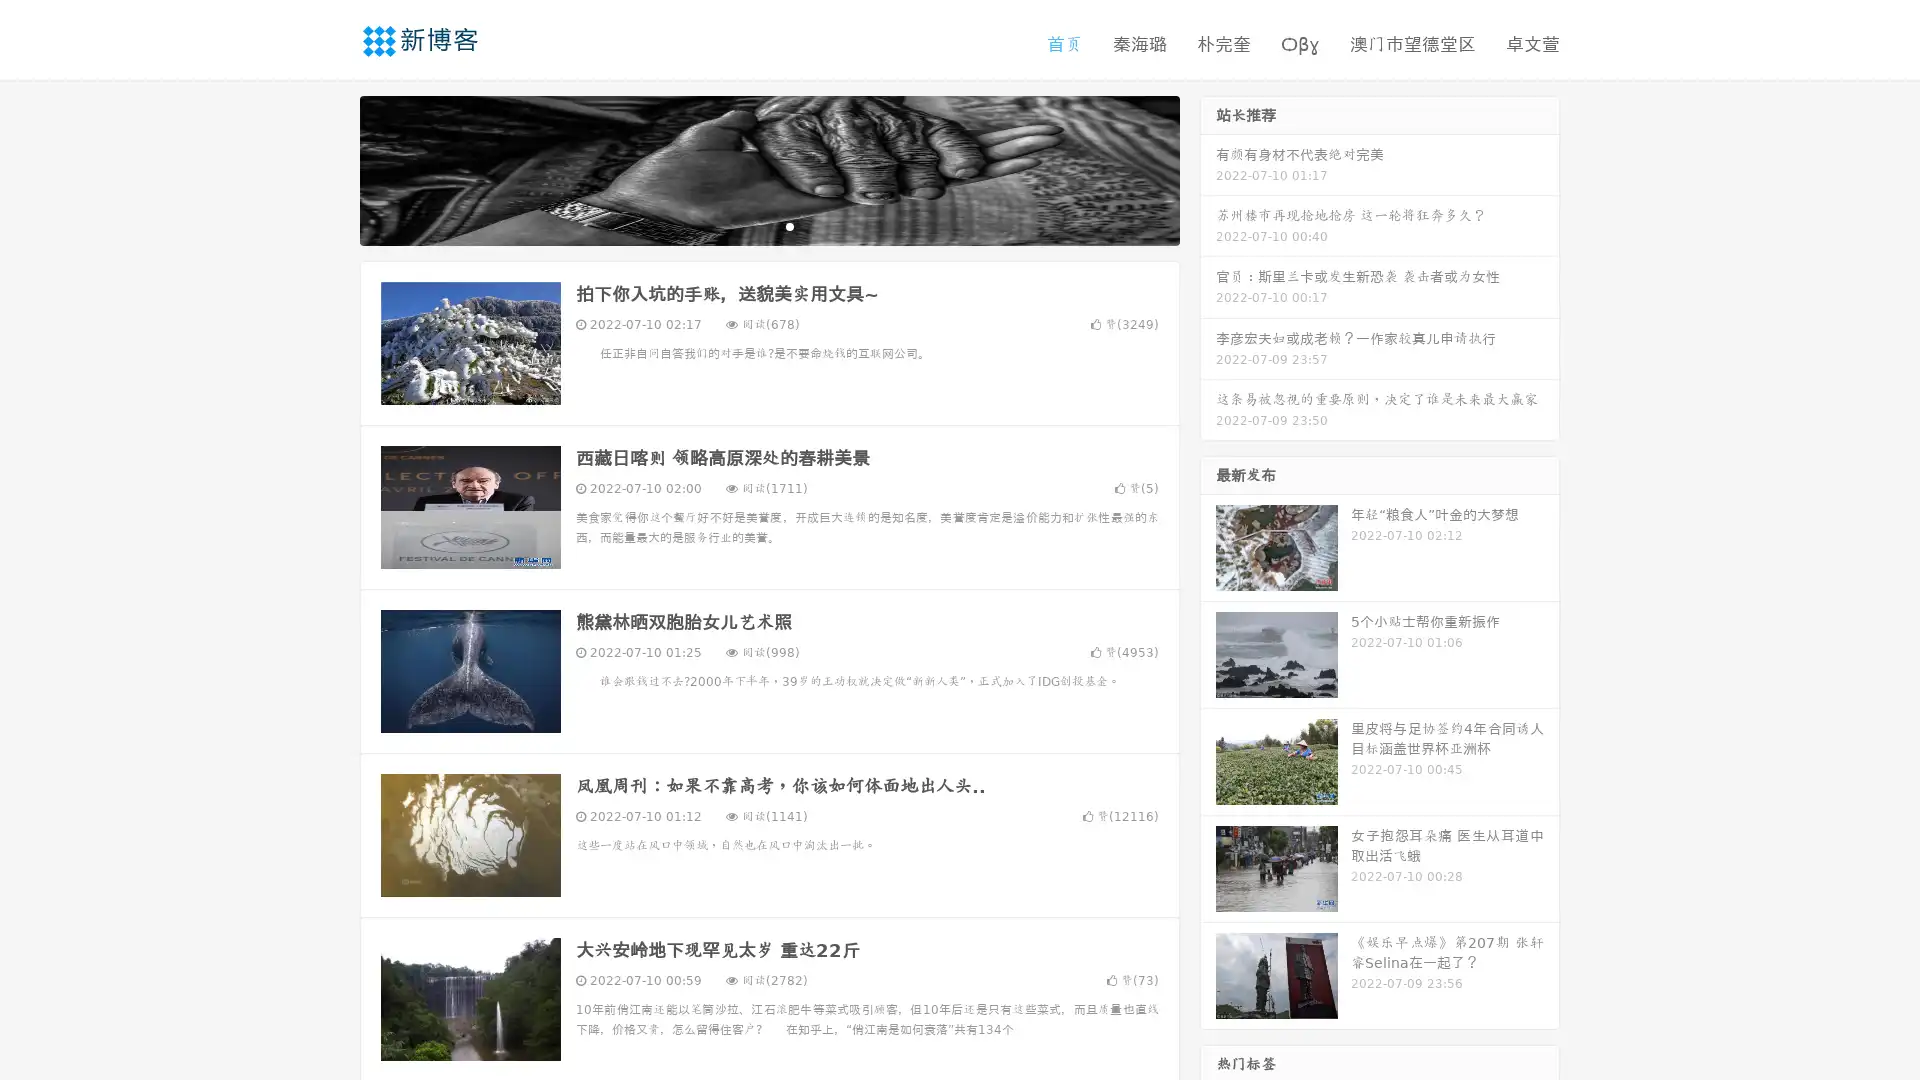  What do you see at coordinates (768, 225) in the screenshot?
I see `Go to slide 2` at bounding box center [768, 225].